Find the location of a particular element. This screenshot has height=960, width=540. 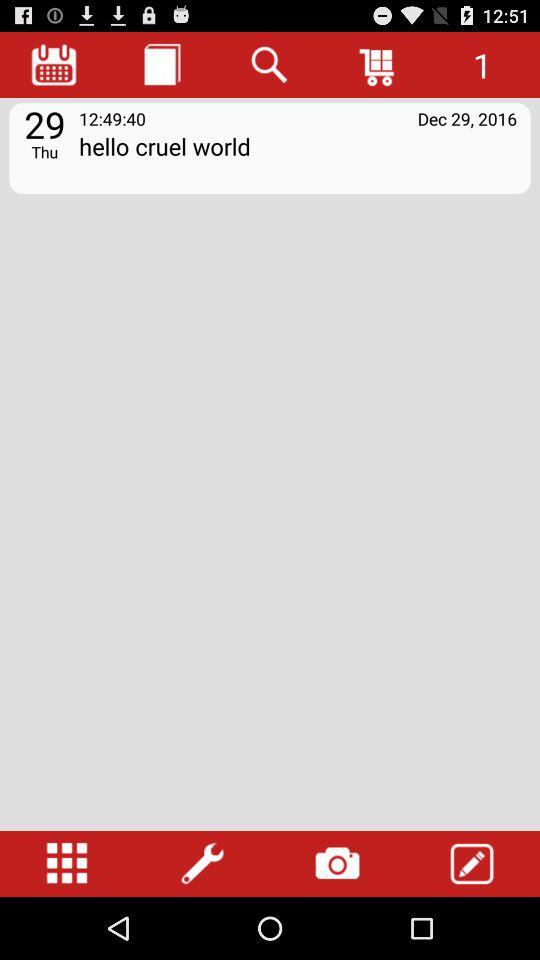

calendar is located at coordinates (54, 64).